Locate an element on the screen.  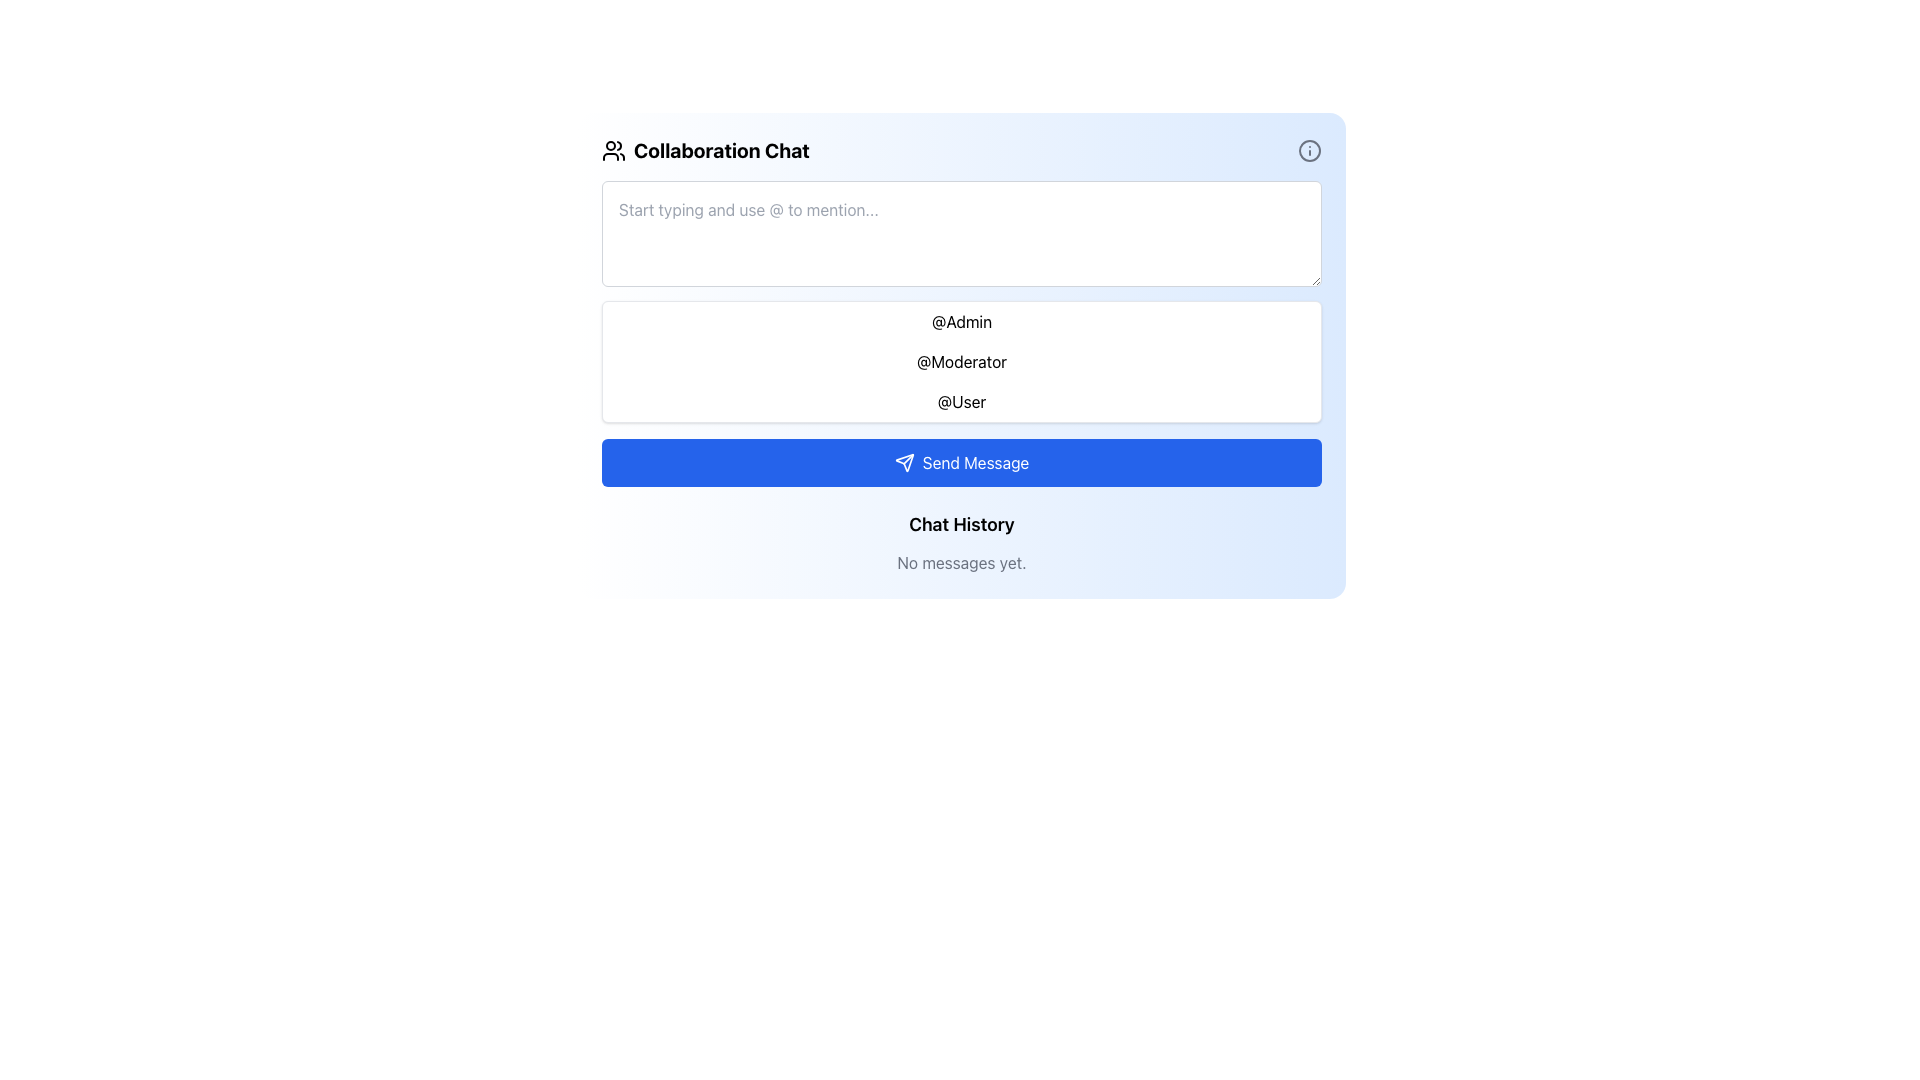
the static text item displaying the label '@Admin', which is the first element in a vertical list of three items is located at coordinates (961, 320).